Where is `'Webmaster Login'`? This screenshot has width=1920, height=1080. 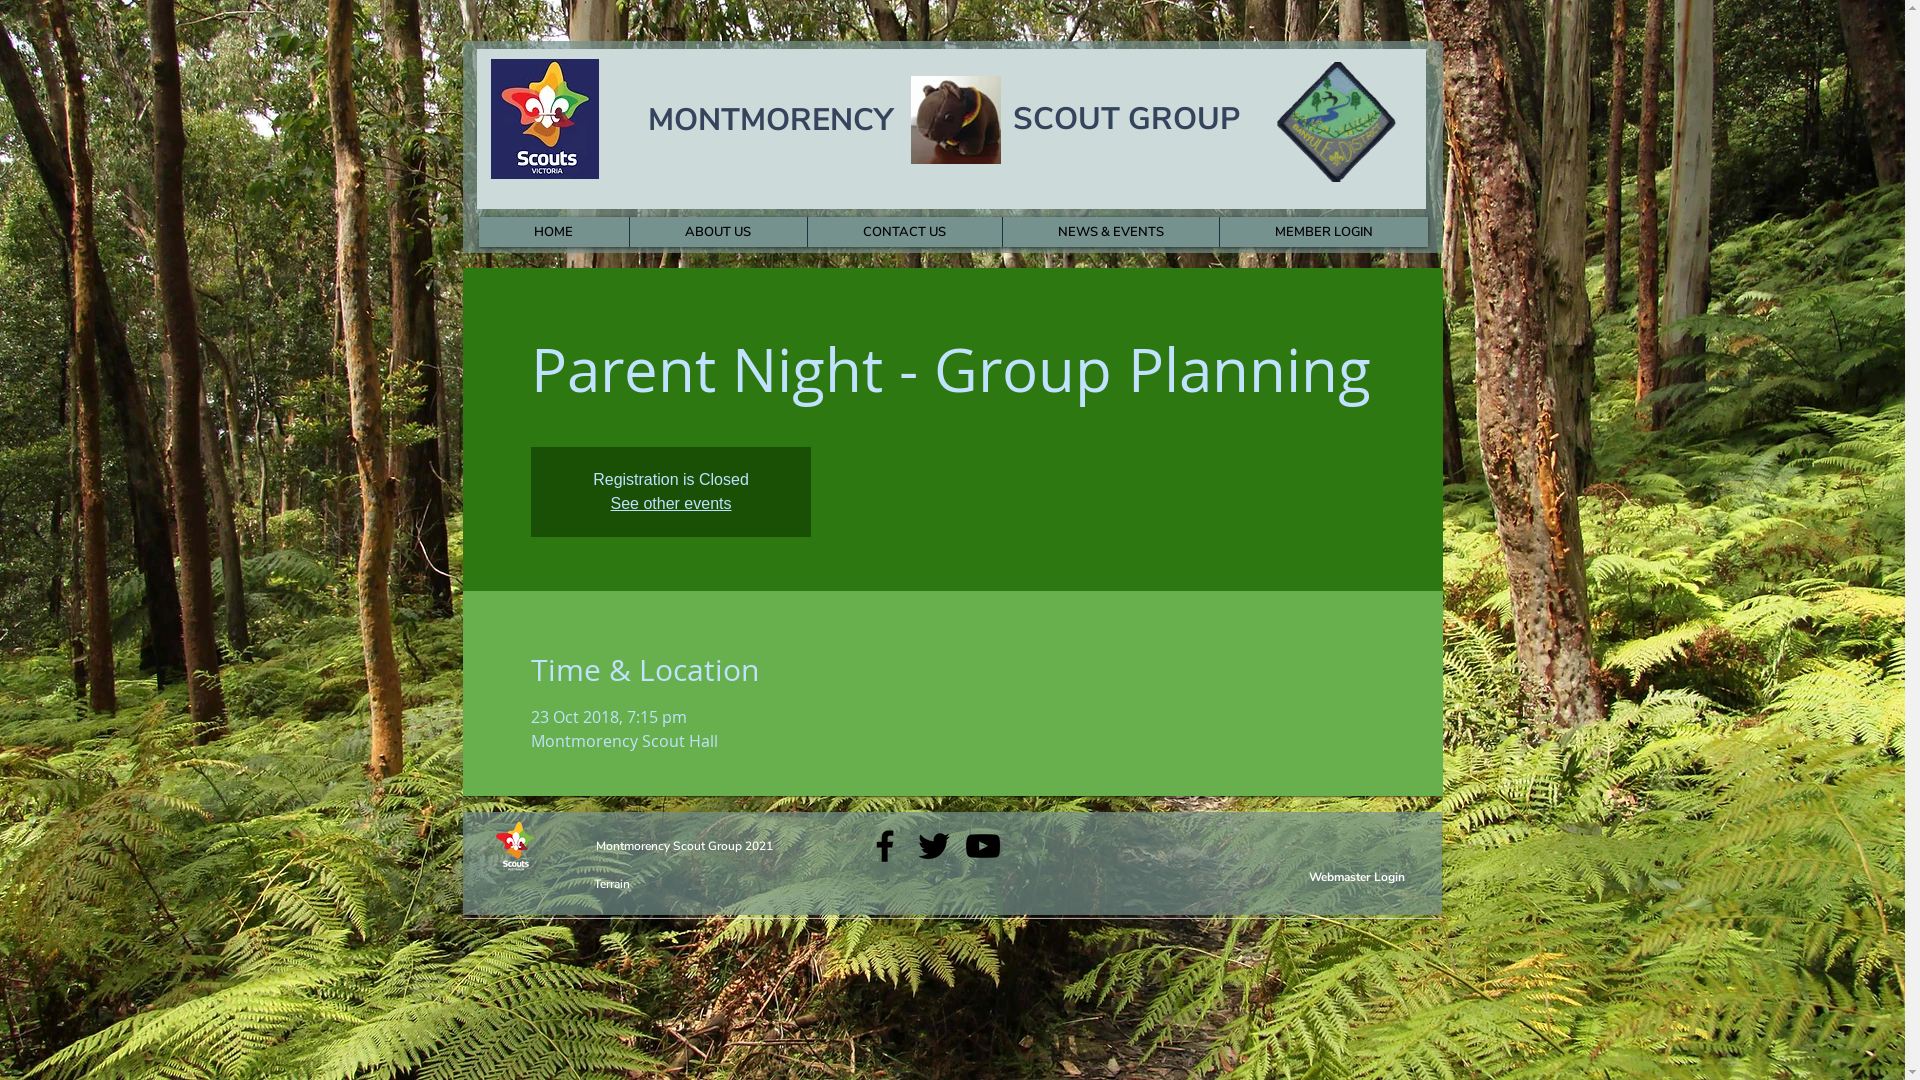
'Webmaster Login' is located at coordinates (1356, 875).